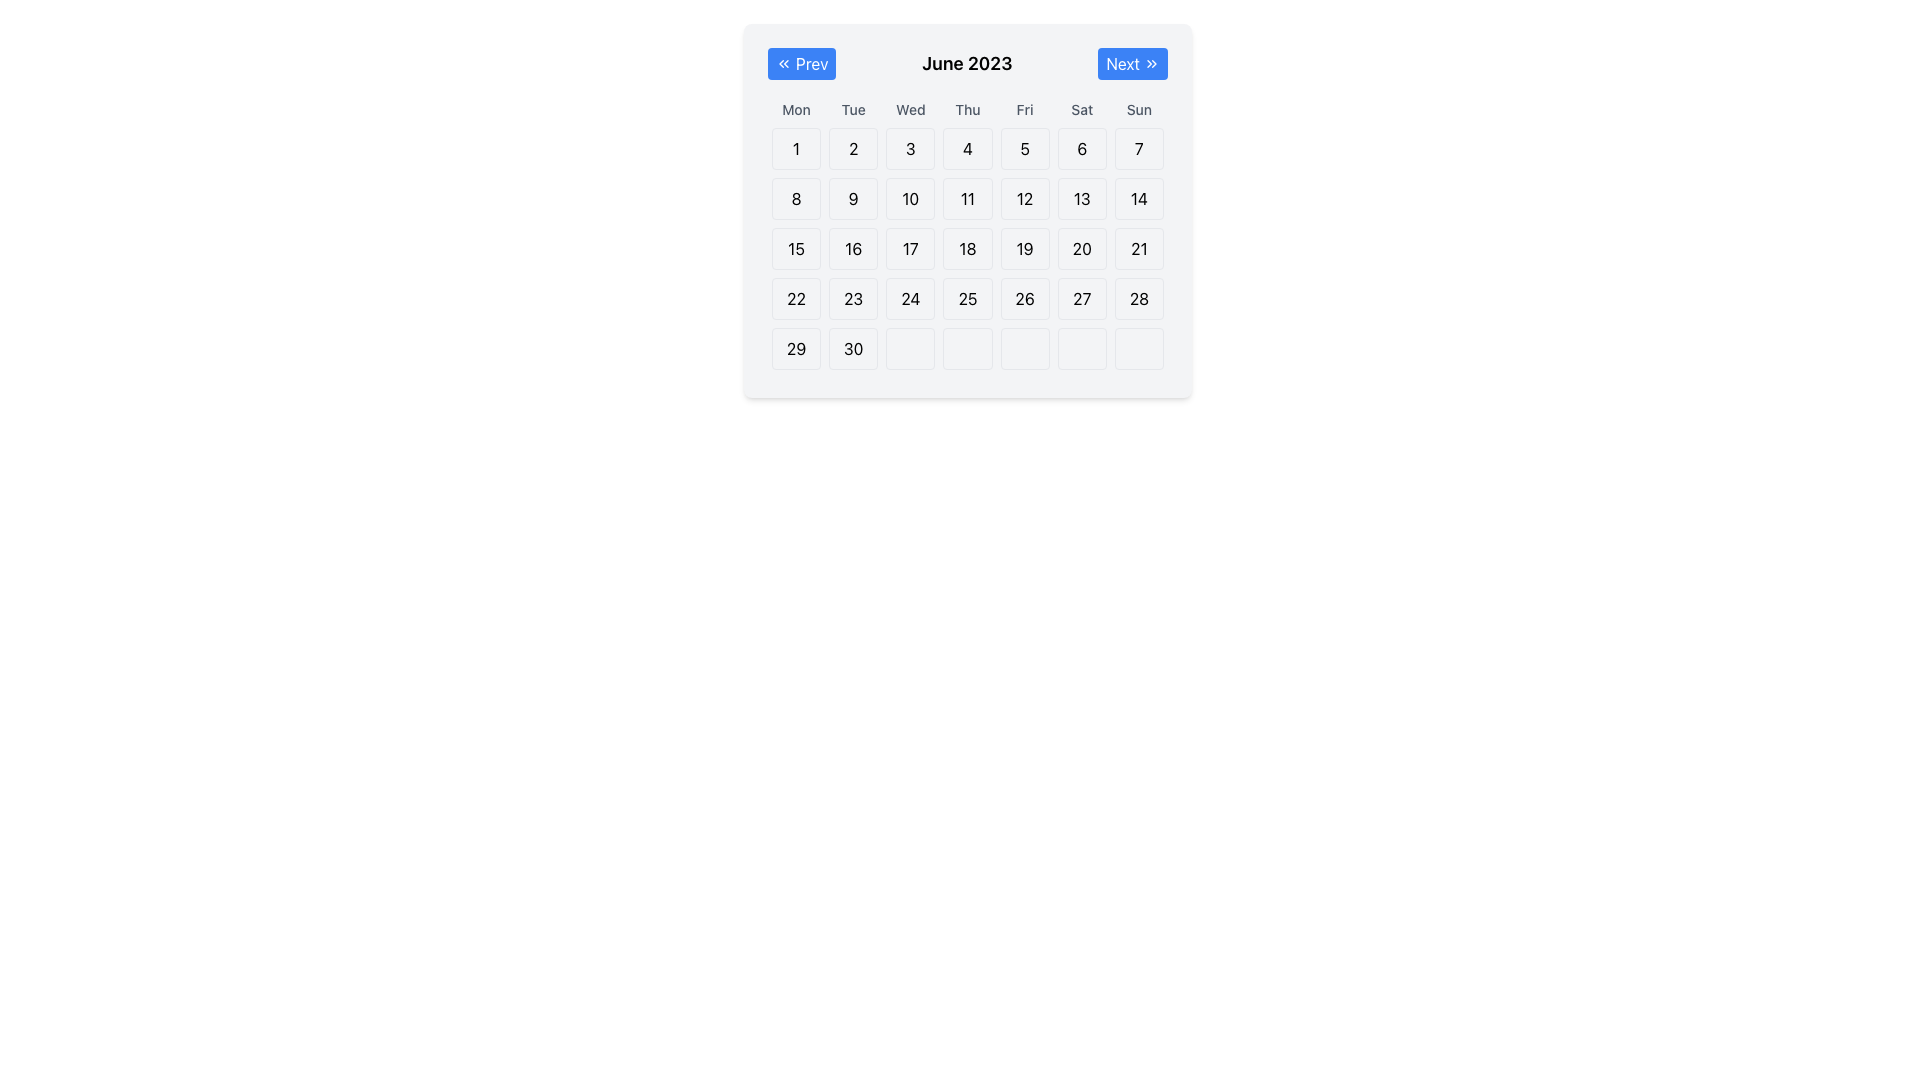  I want to click on the date buttons in the third row of the calendar grid, so click(968, 248).